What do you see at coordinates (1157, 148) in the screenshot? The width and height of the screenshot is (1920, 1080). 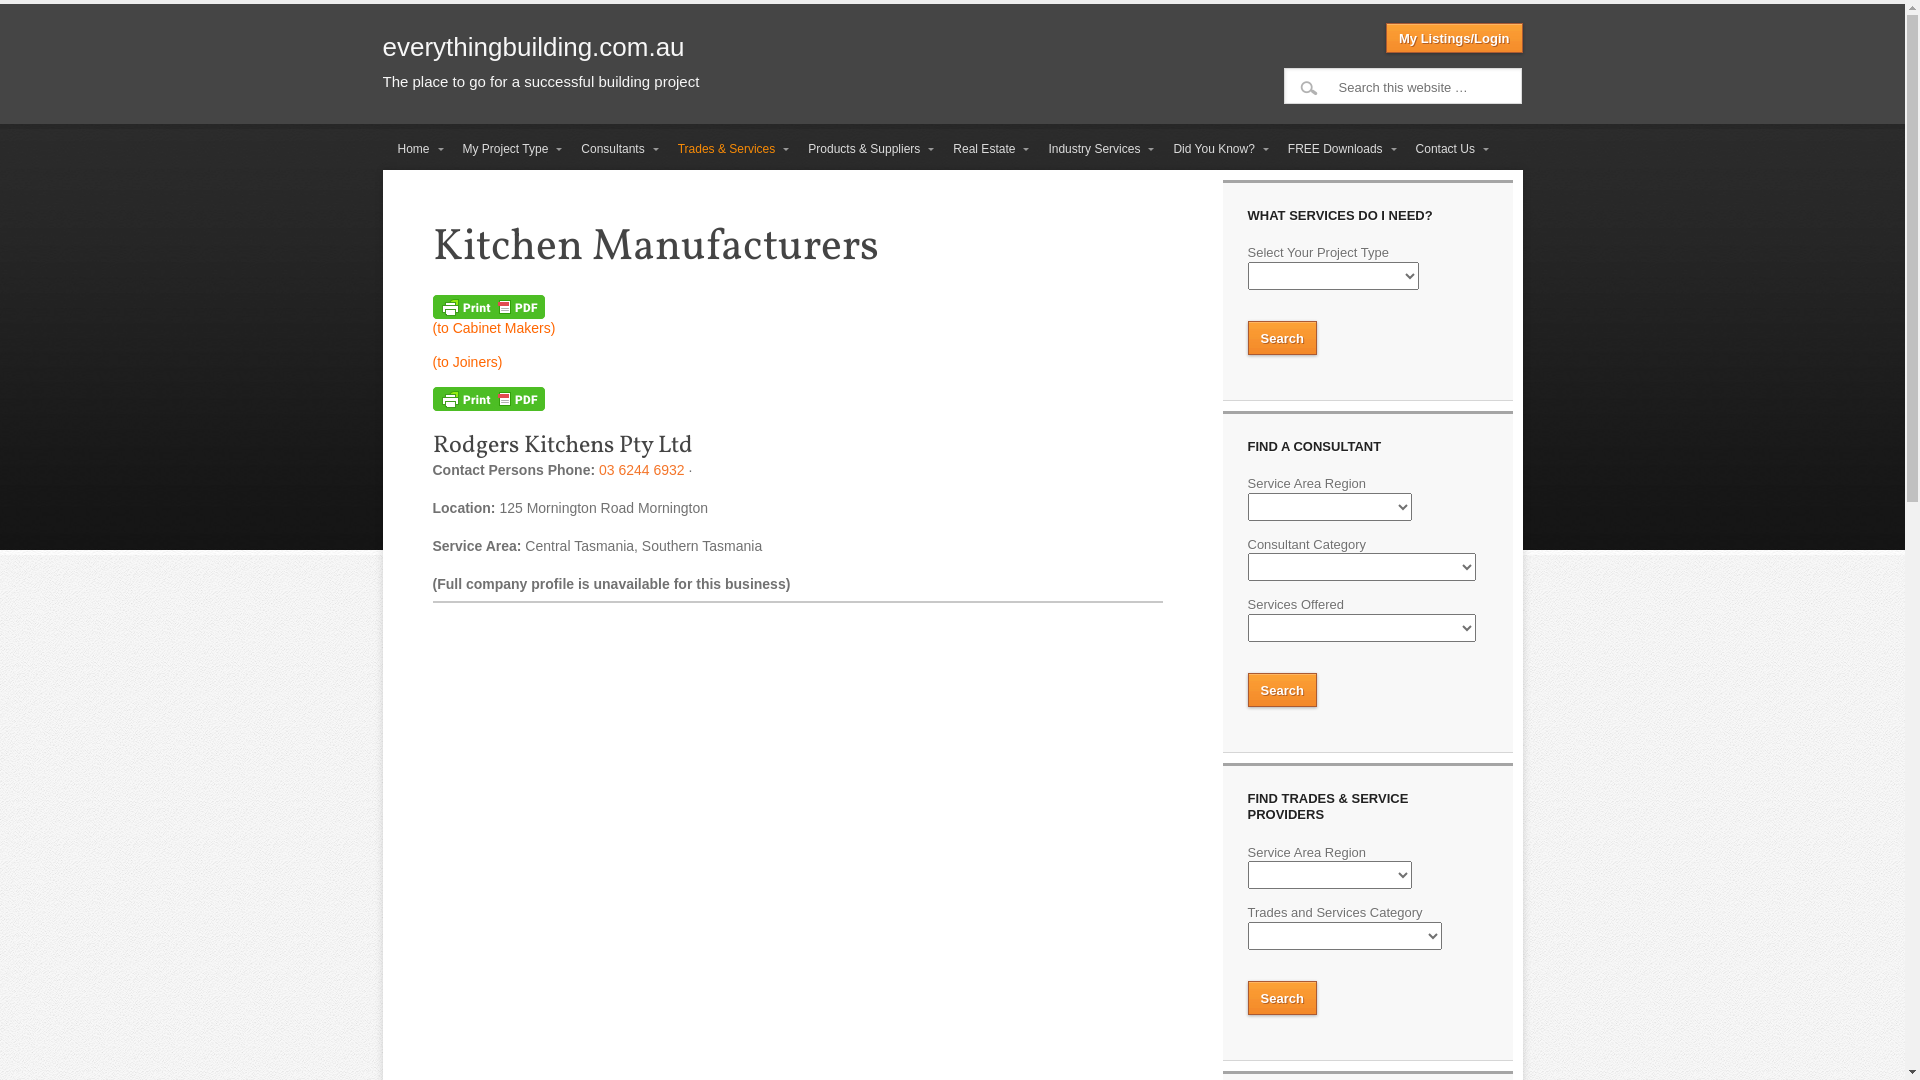 I see `'Did You Know?'` at bounding box center [1157, 148].